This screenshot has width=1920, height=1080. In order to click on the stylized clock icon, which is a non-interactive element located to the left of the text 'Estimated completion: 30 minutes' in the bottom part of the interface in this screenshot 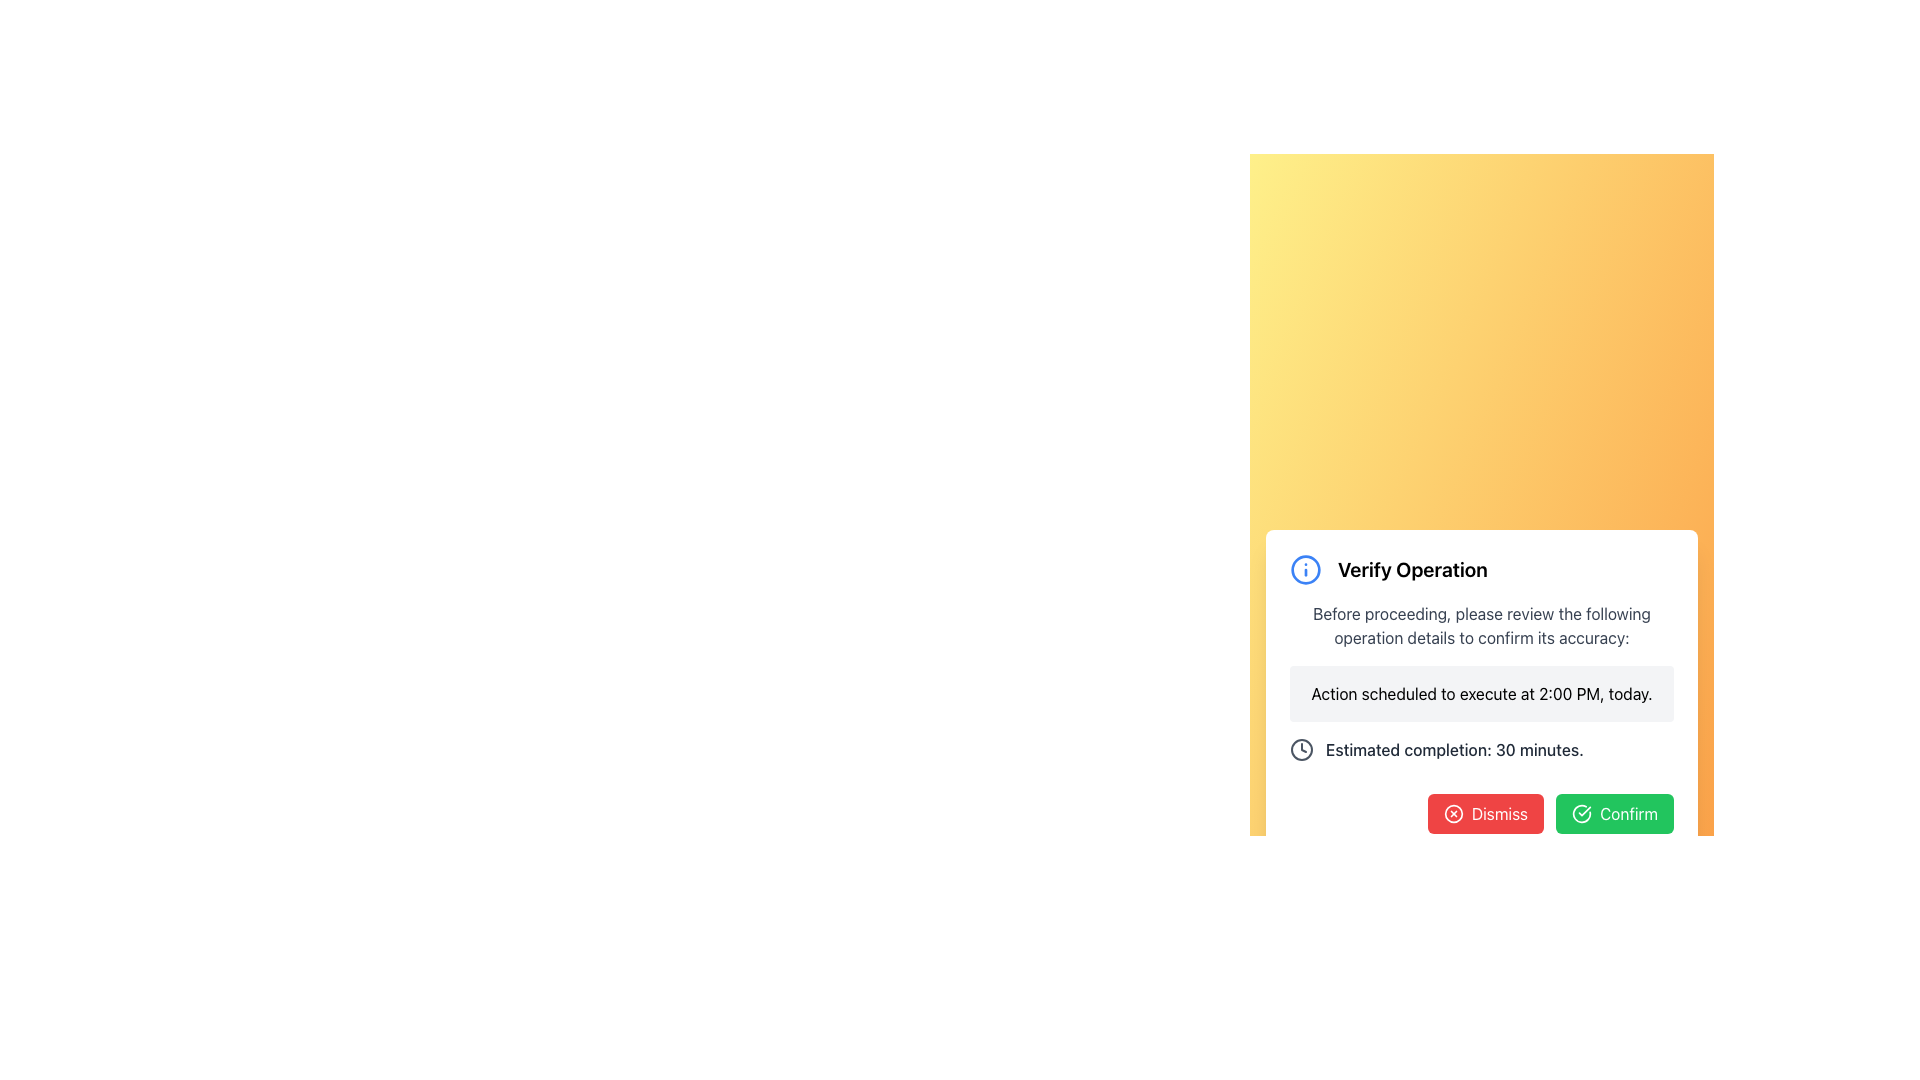, I will do `click(1301, 749)`.